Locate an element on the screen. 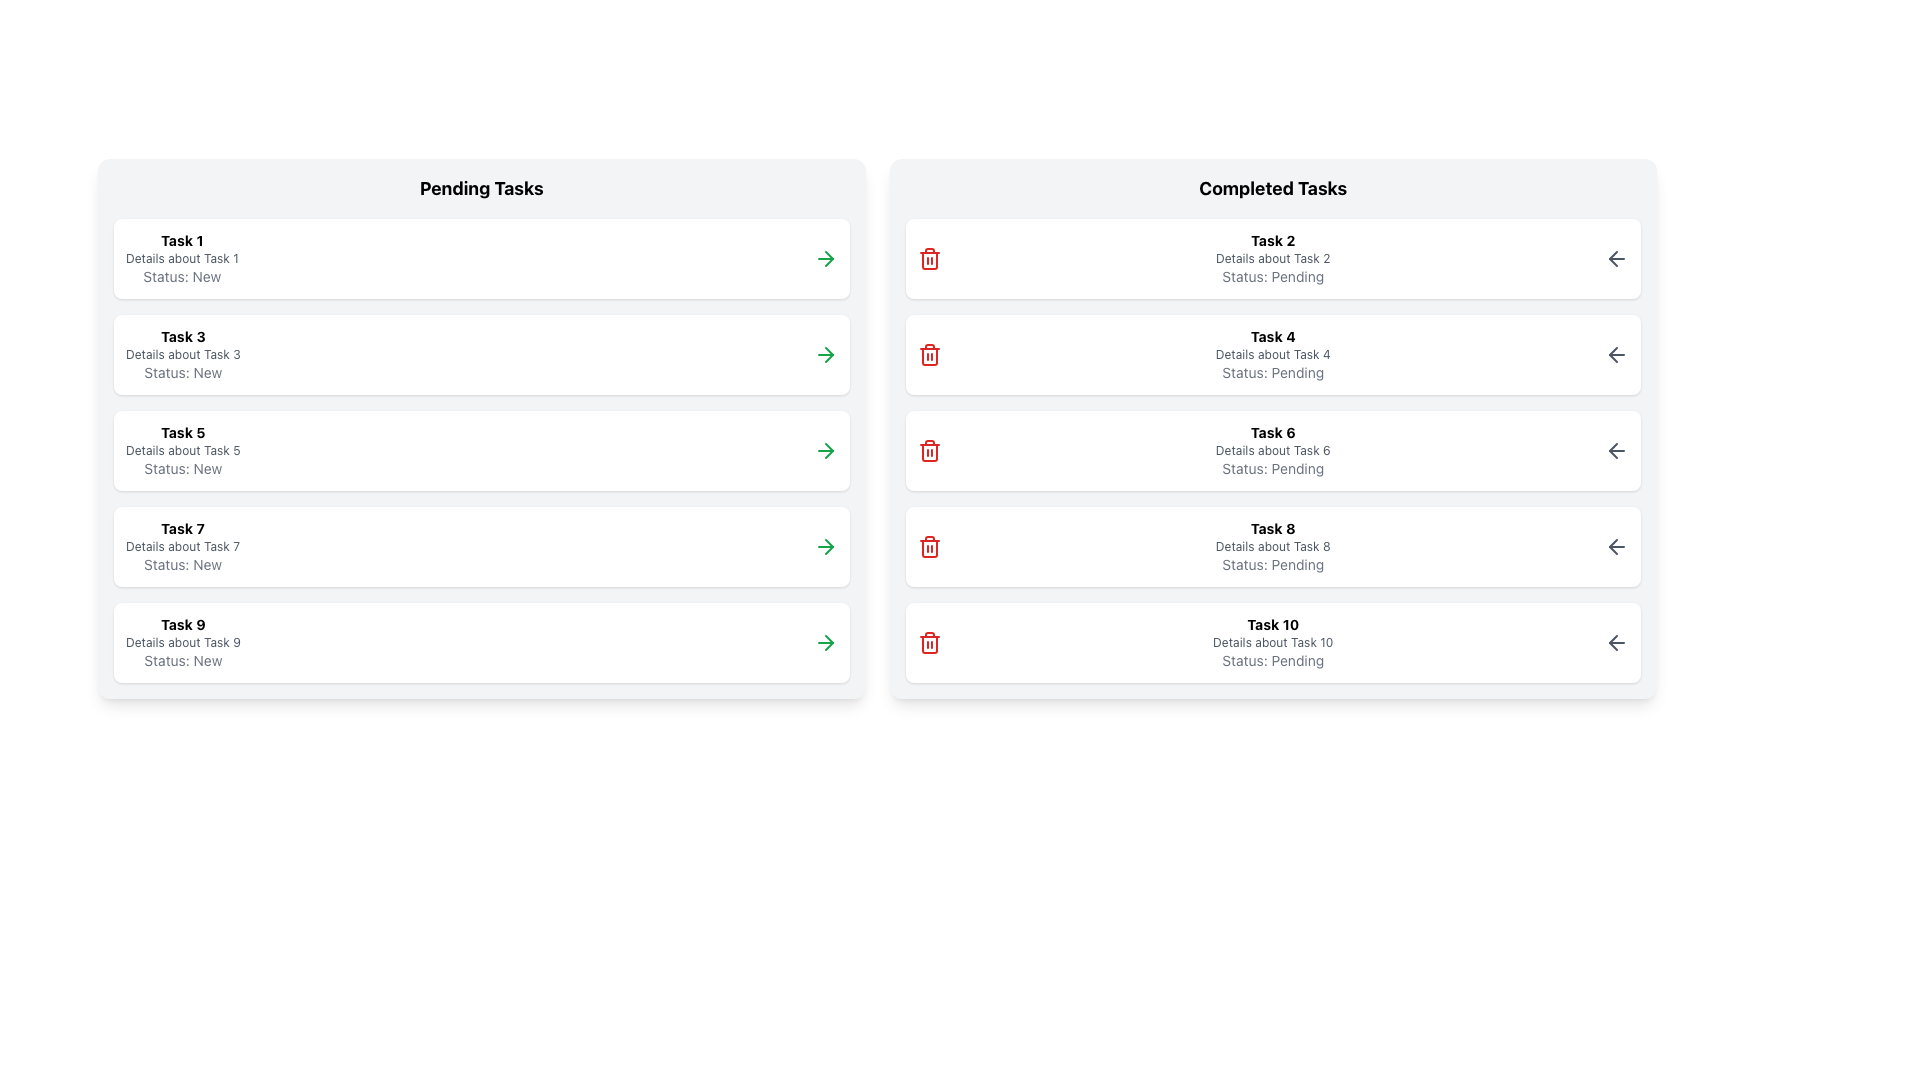 Image resolution: width=1920 pixels, height=1080 pixels. the status indicator text labeled 'New' located in the 'Pending Tasks' section under 'Task 7' is located at coordinates (182, 564).